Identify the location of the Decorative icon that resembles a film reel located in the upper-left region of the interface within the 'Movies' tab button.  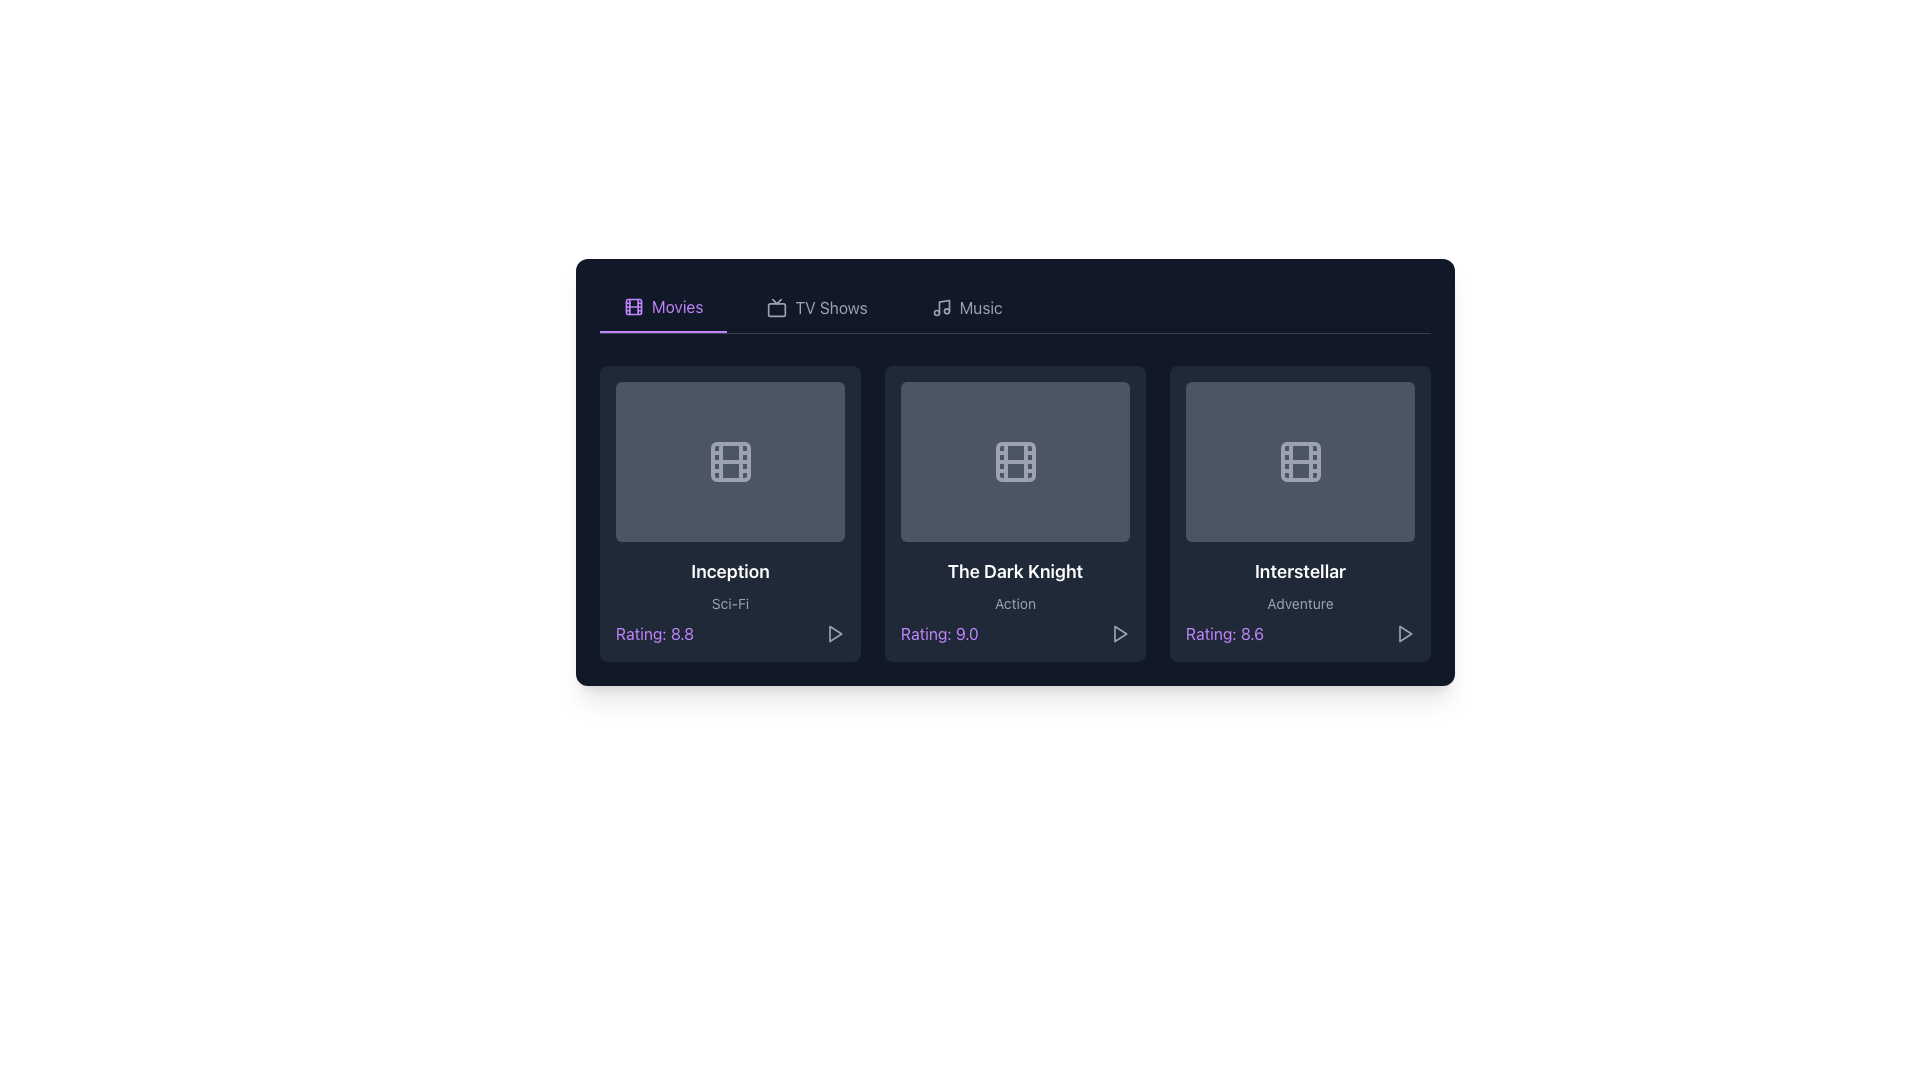
(632, 307).